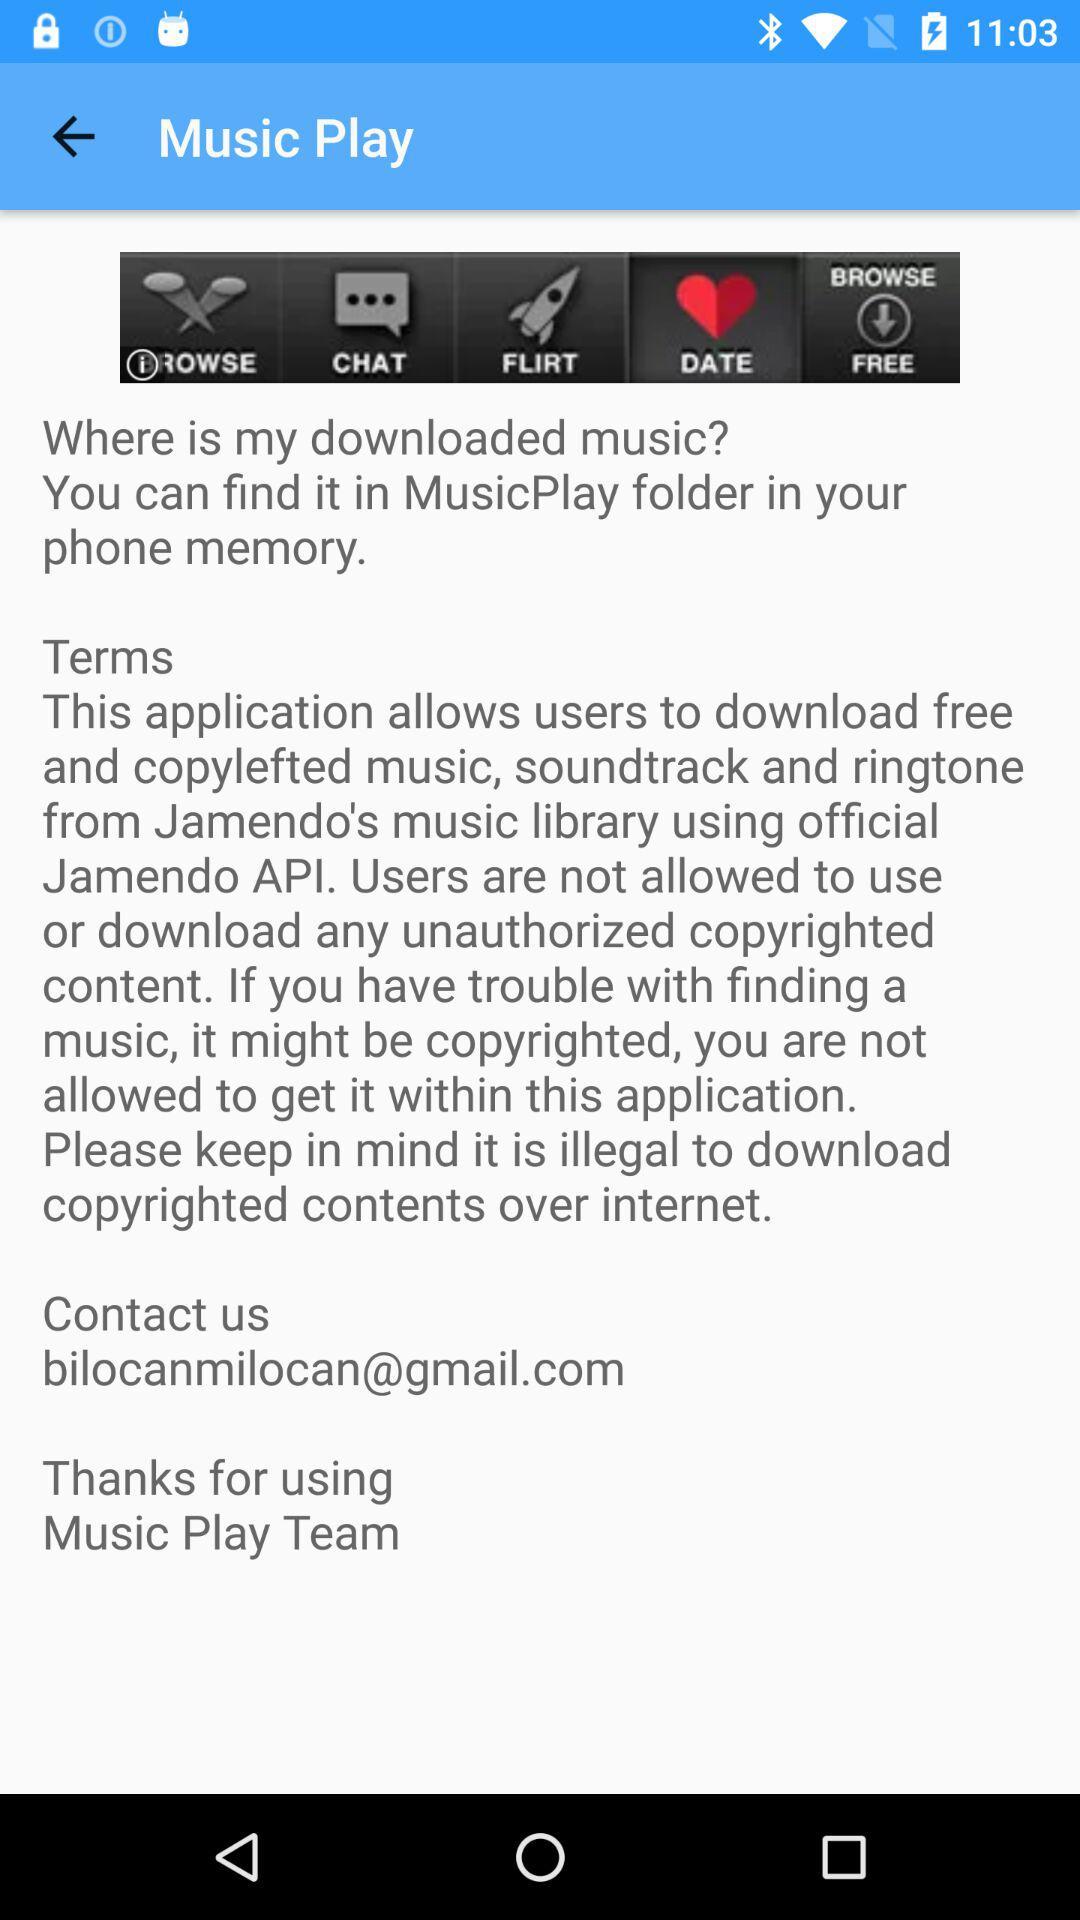  Describe the element at coordinates (540, 316) in the screenshot. I see `visit advertisement` at that location.